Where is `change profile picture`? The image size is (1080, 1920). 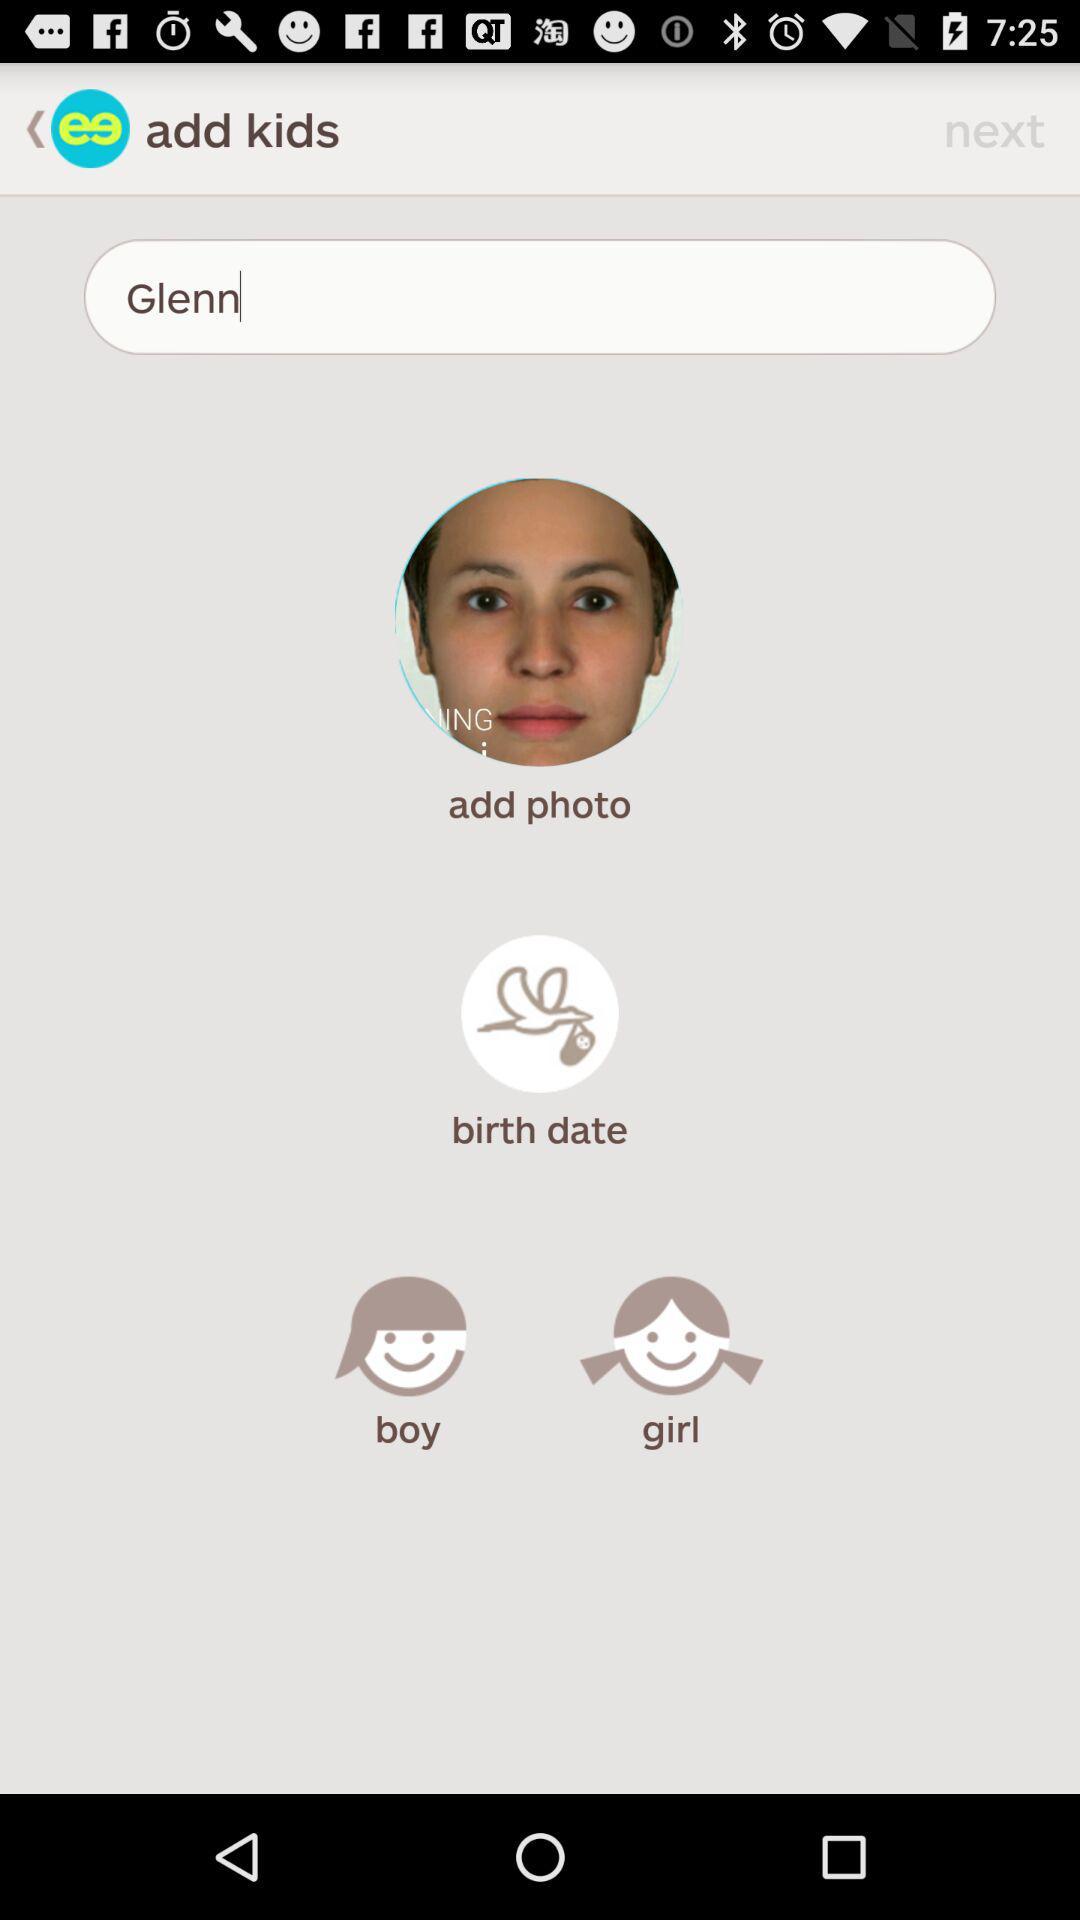
change profile picture is located at coordinates (538, 621).